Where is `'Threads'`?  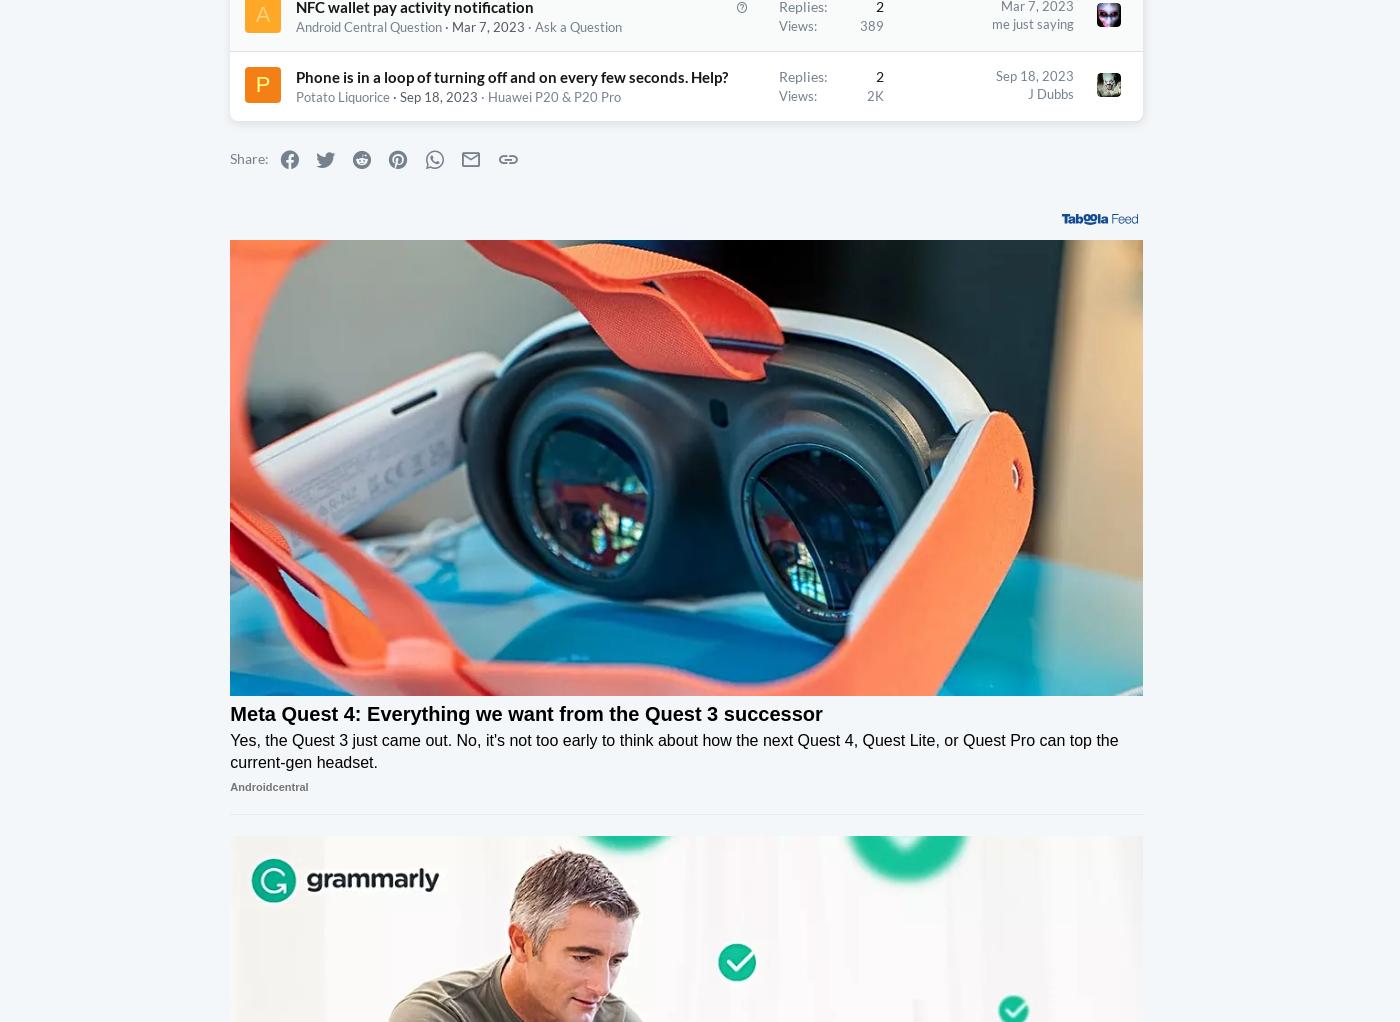 'Threads' is located at coordinates (1105, 384).